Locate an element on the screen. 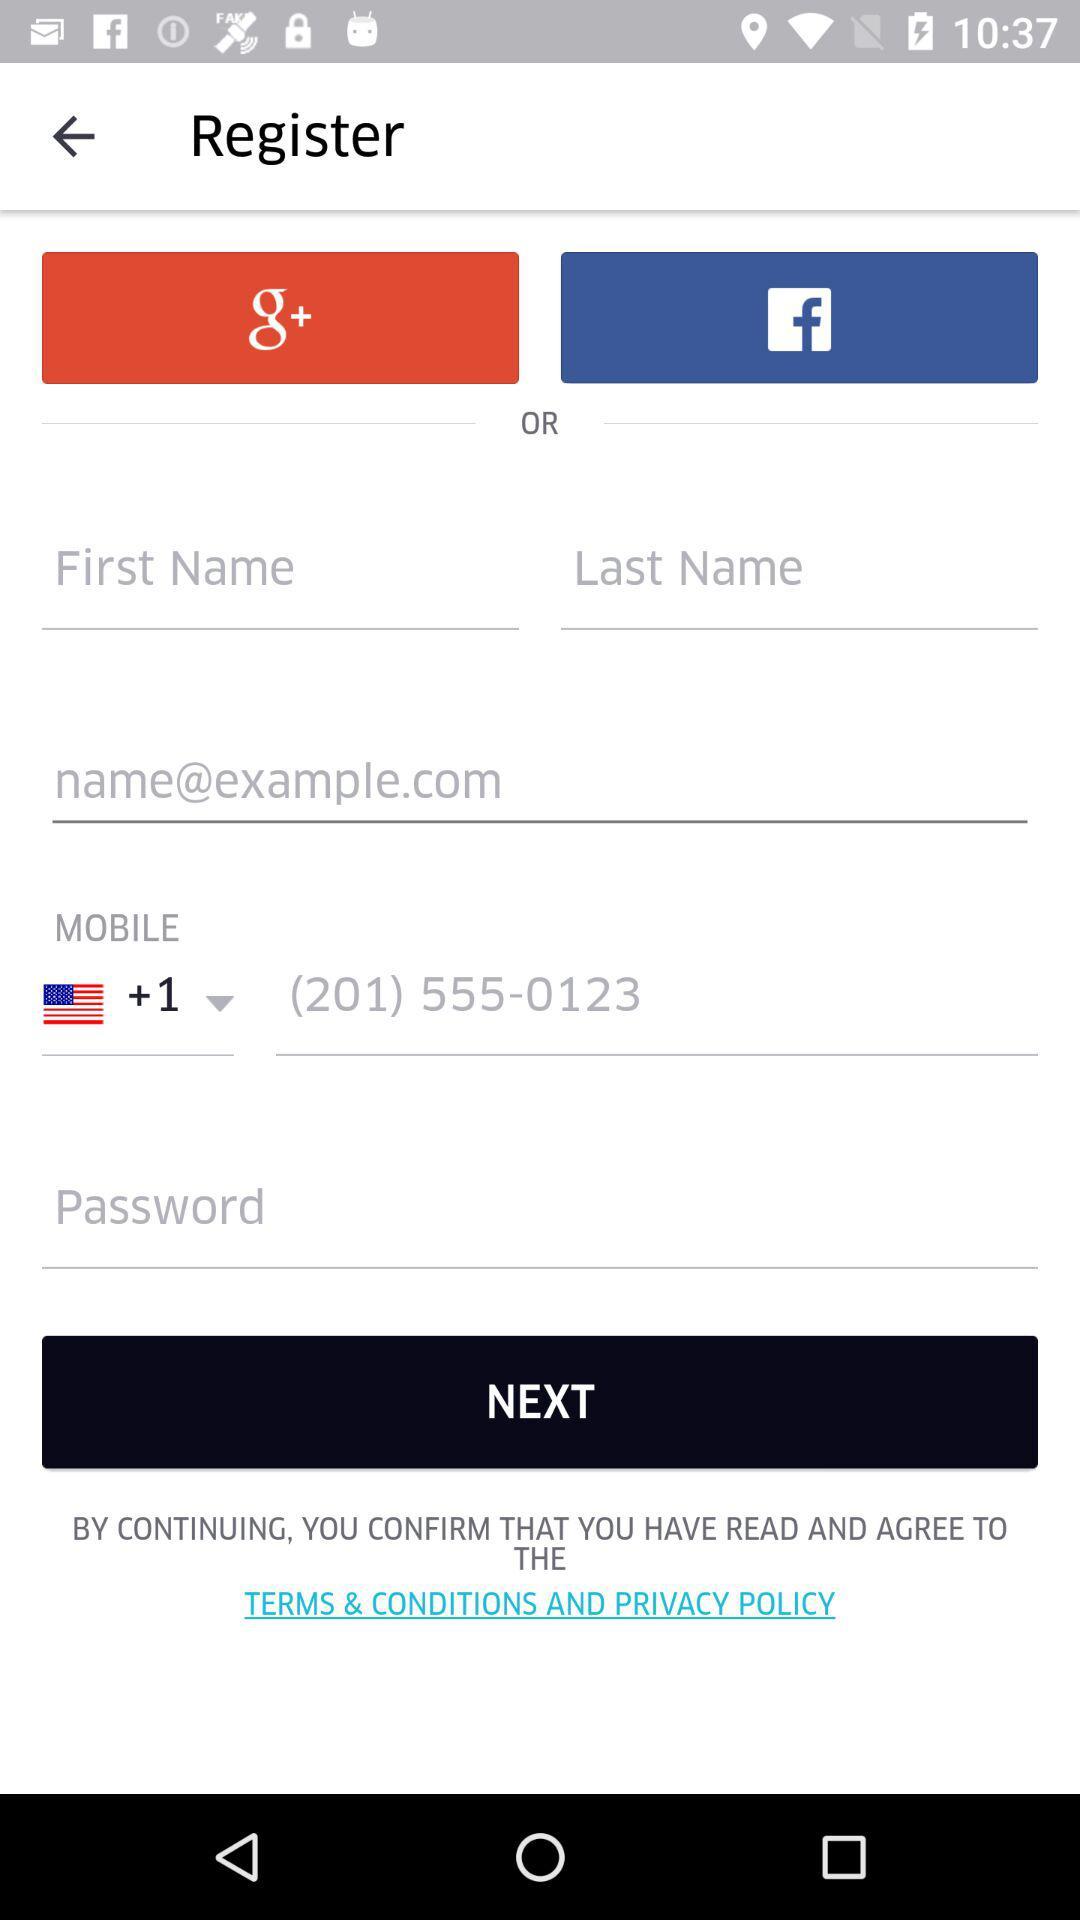 This screenshot has width=1080, height=1920. email address is located at coordinates (540, 790).